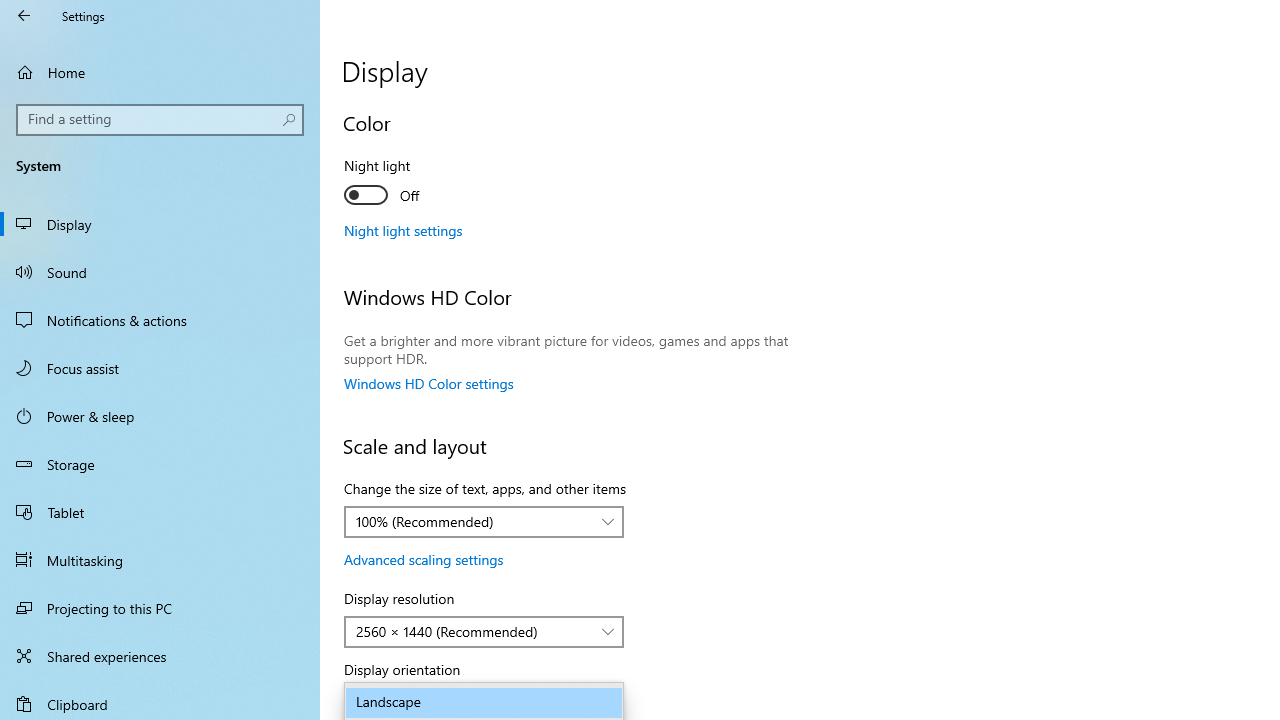 Image resolution: width=1280 pixels, height=720 pixels. I want to click on 'Multitasking', so click(160, 559).